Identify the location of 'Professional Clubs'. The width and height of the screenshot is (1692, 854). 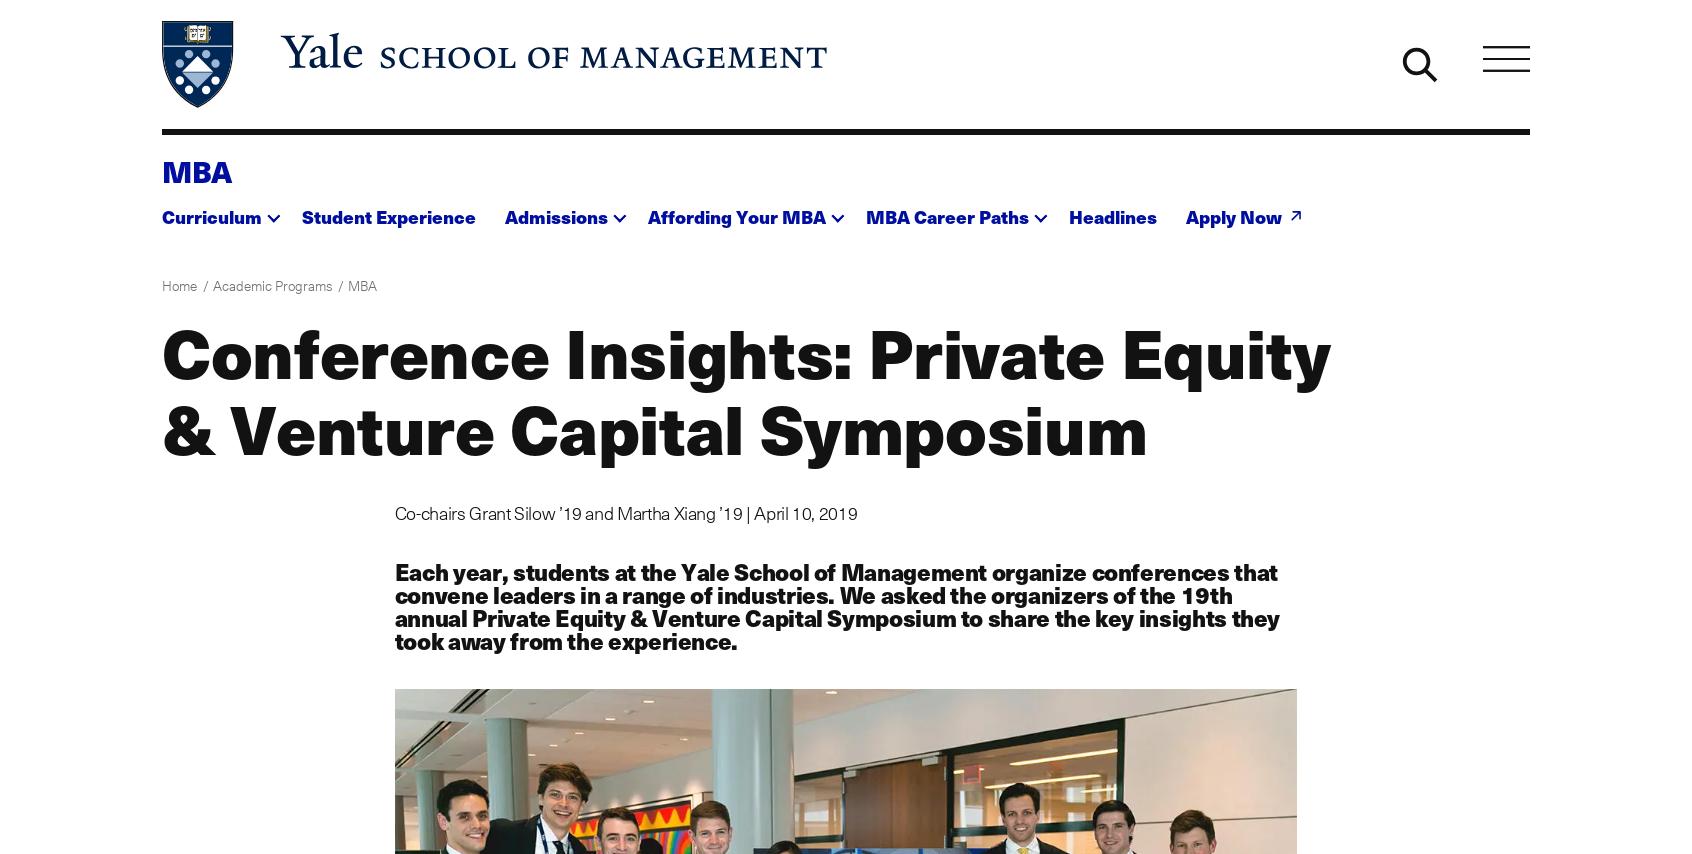
(939, 307).